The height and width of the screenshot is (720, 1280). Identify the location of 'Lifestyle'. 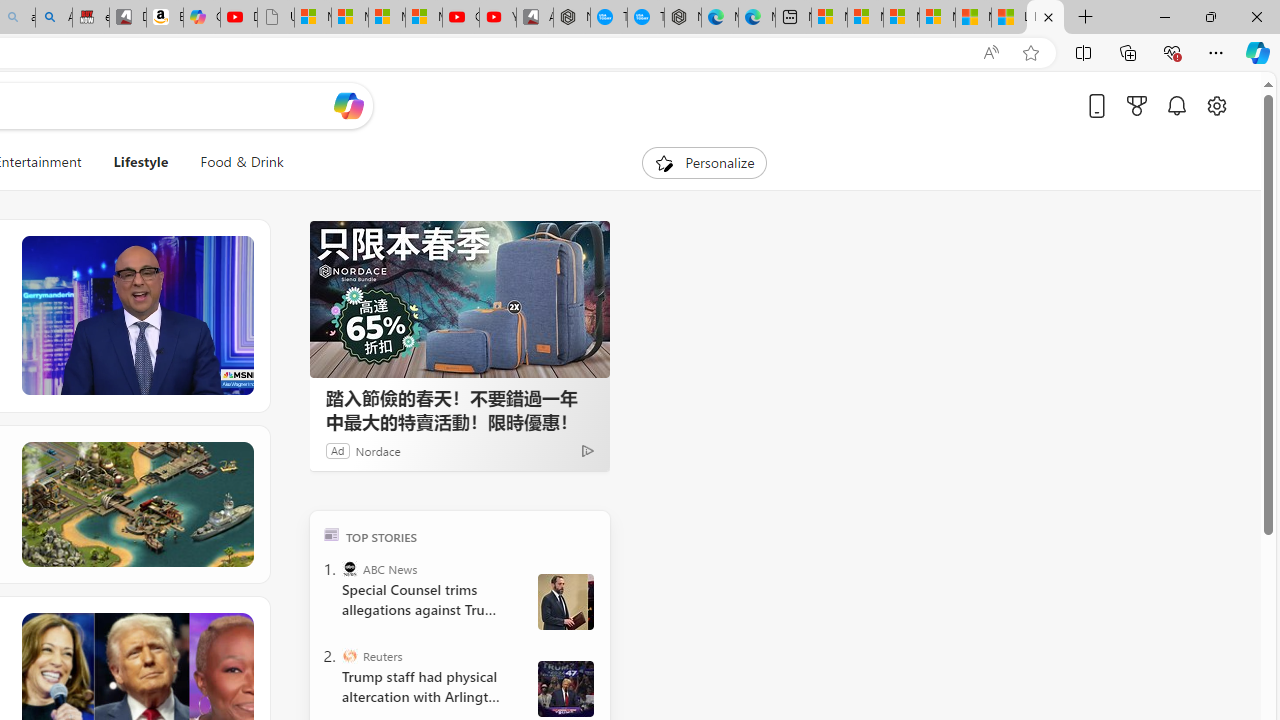
(140, 162).